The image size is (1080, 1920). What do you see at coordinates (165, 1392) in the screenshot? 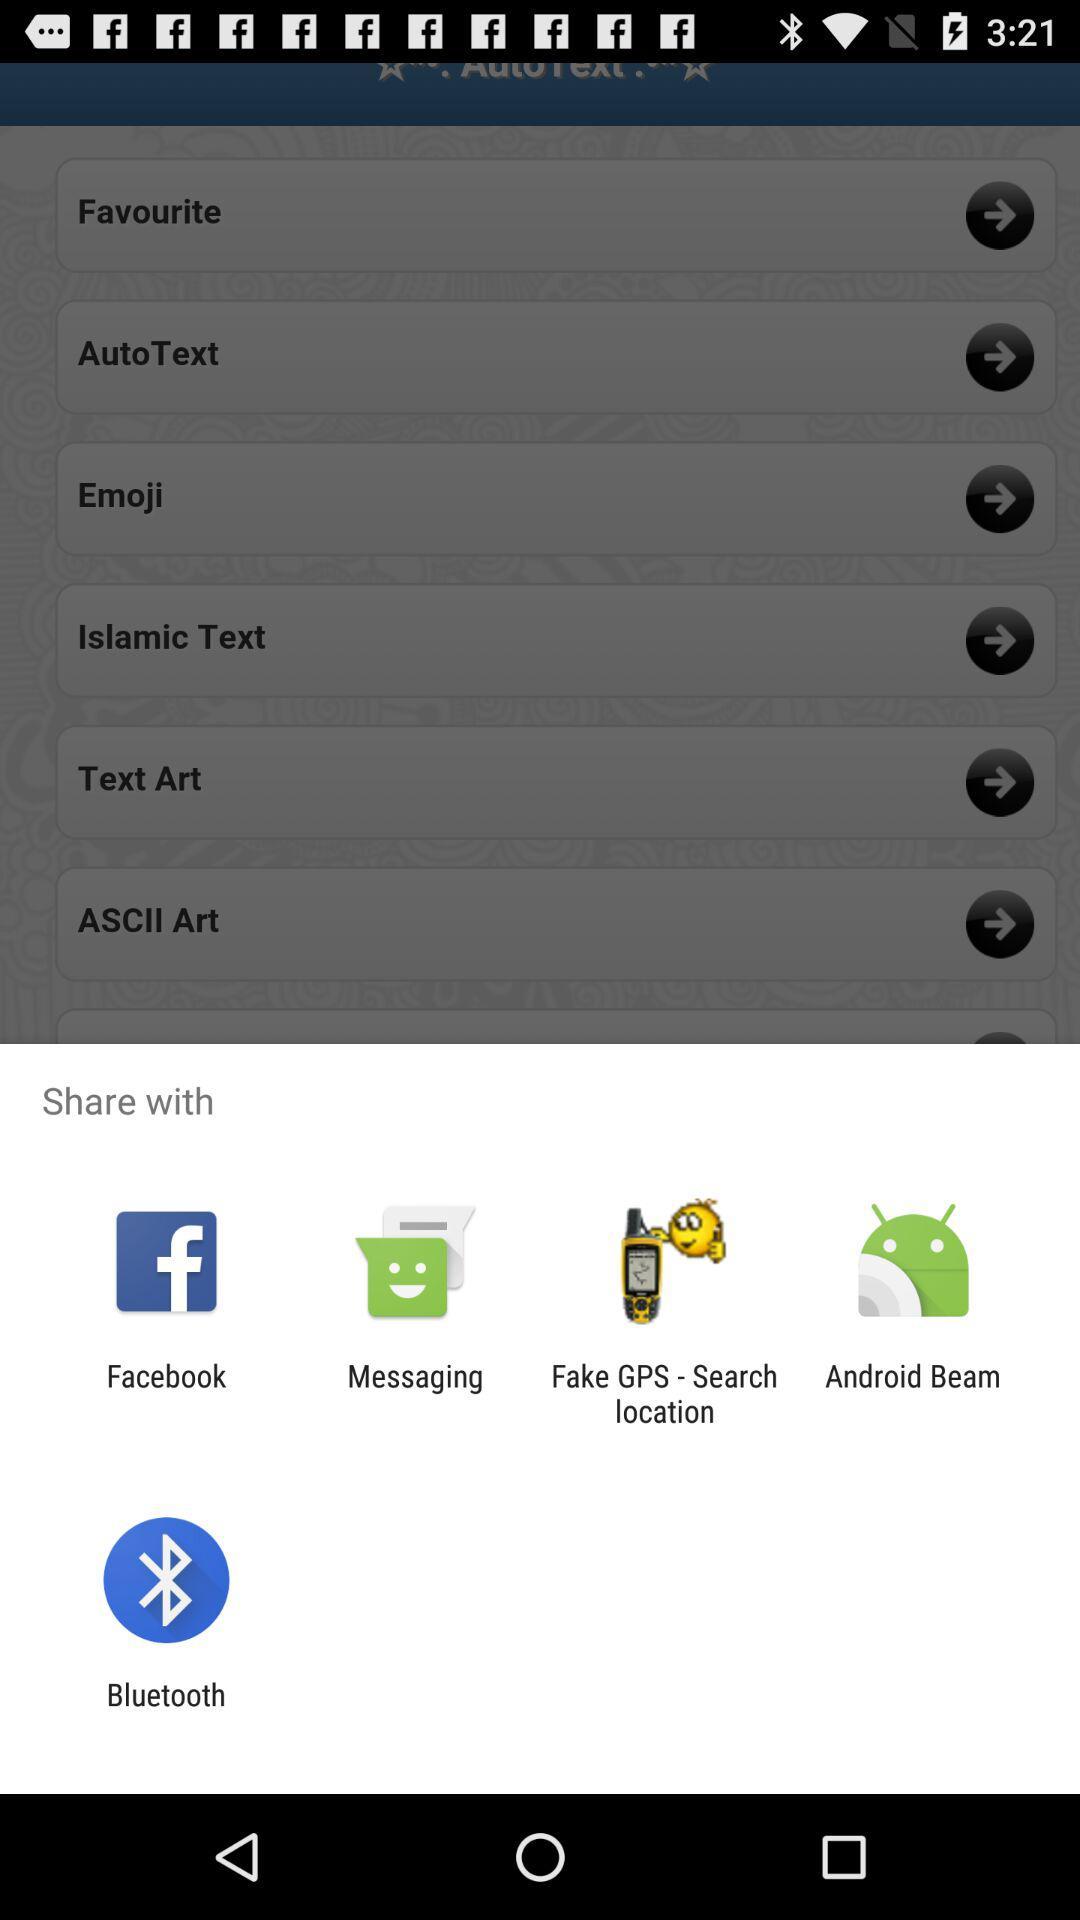
I see `the facebook app` at bounding box center [165, 1392].